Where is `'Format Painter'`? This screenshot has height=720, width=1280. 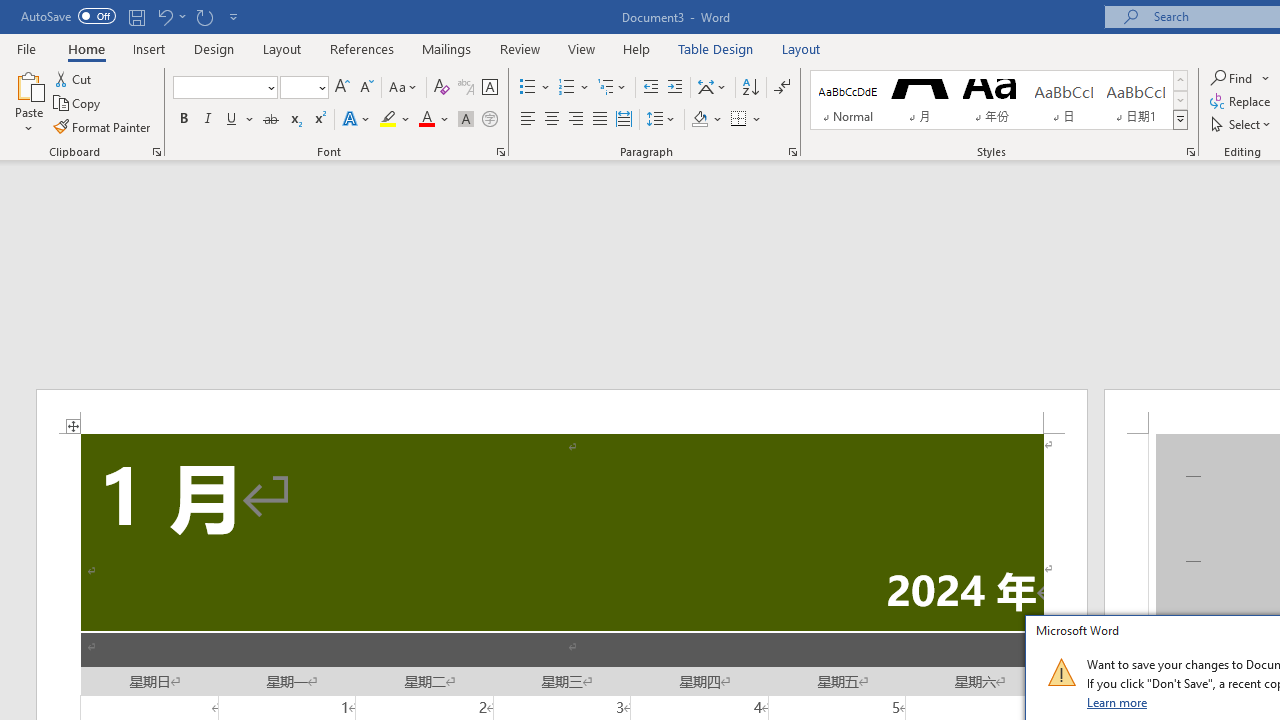 'Format Painter' is located at coordinates (102, 127).